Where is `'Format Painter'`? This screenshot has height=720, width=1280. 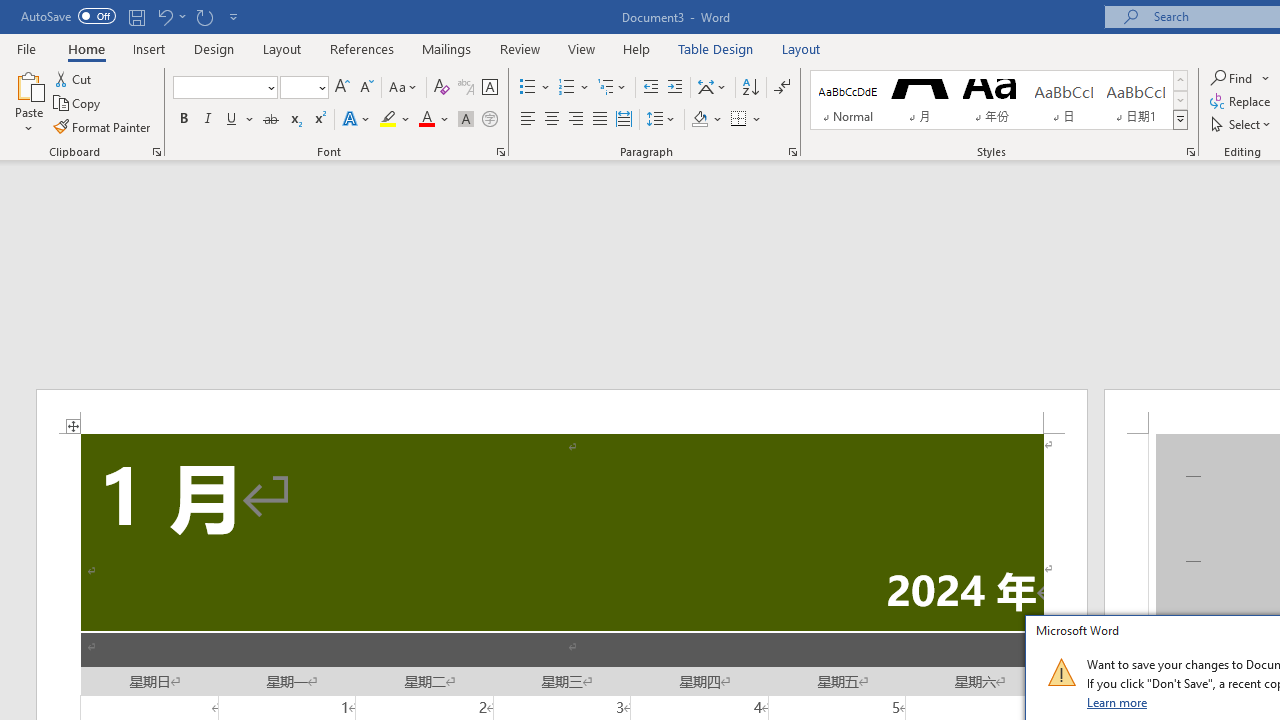 'Format Painter' is located at coordinates (102, 127).